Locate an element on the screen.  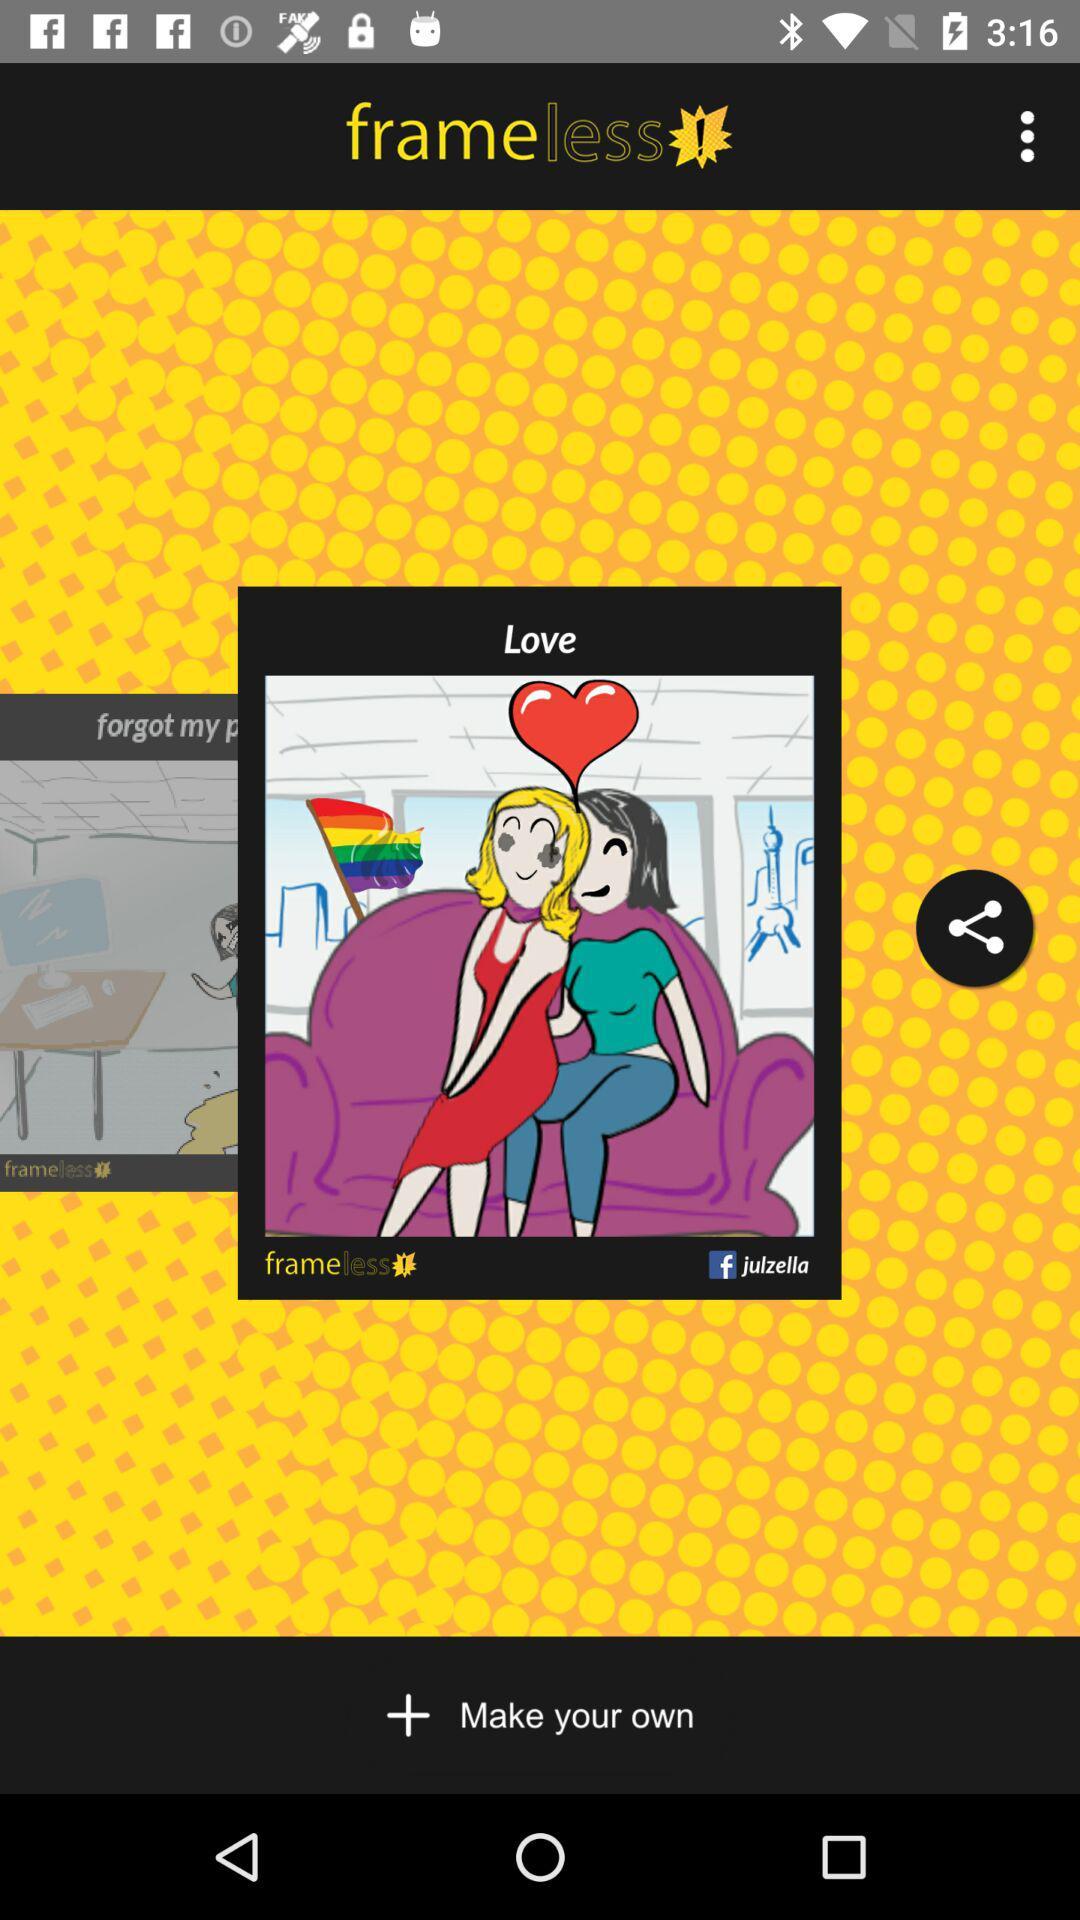
the icon on the right is located at coordinates (973, 927).